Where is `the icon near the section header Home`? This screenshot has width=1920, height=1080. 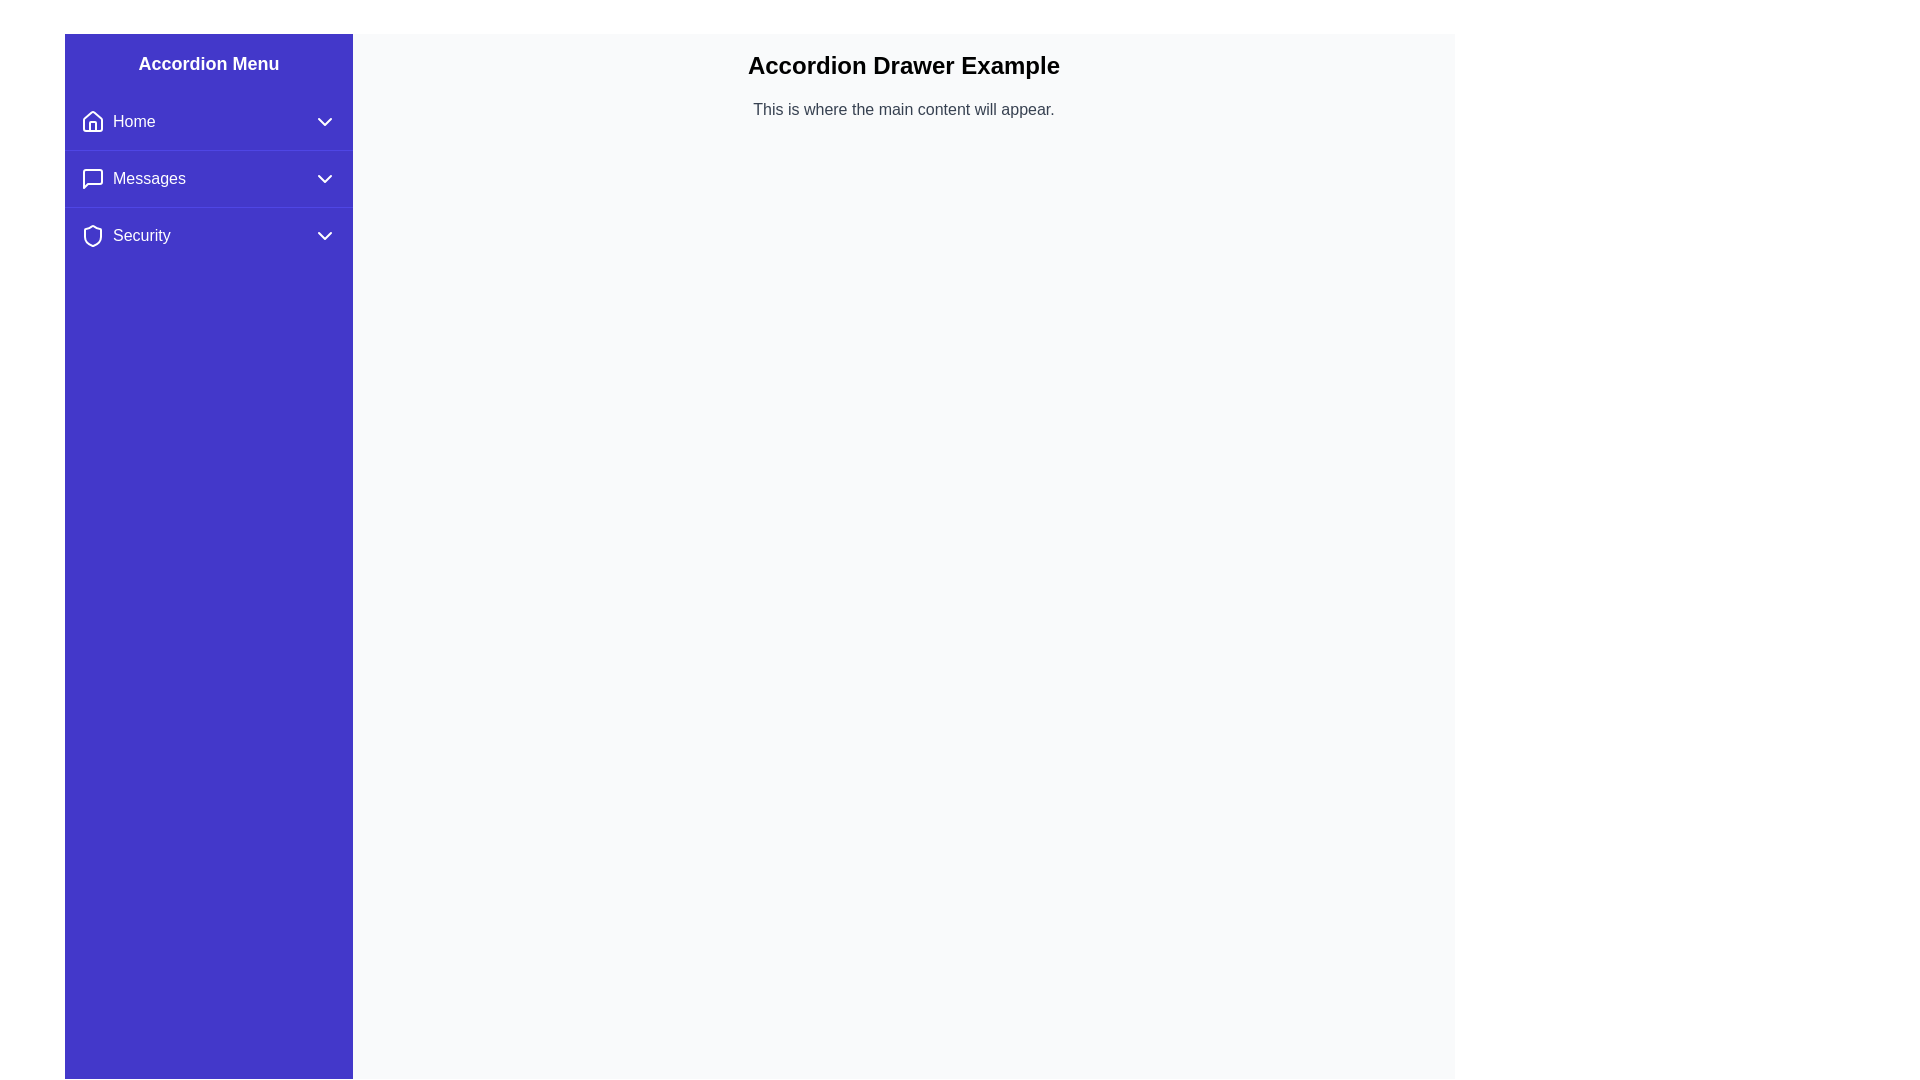
the icon near the section header Home is located at coordinates (91, 122).